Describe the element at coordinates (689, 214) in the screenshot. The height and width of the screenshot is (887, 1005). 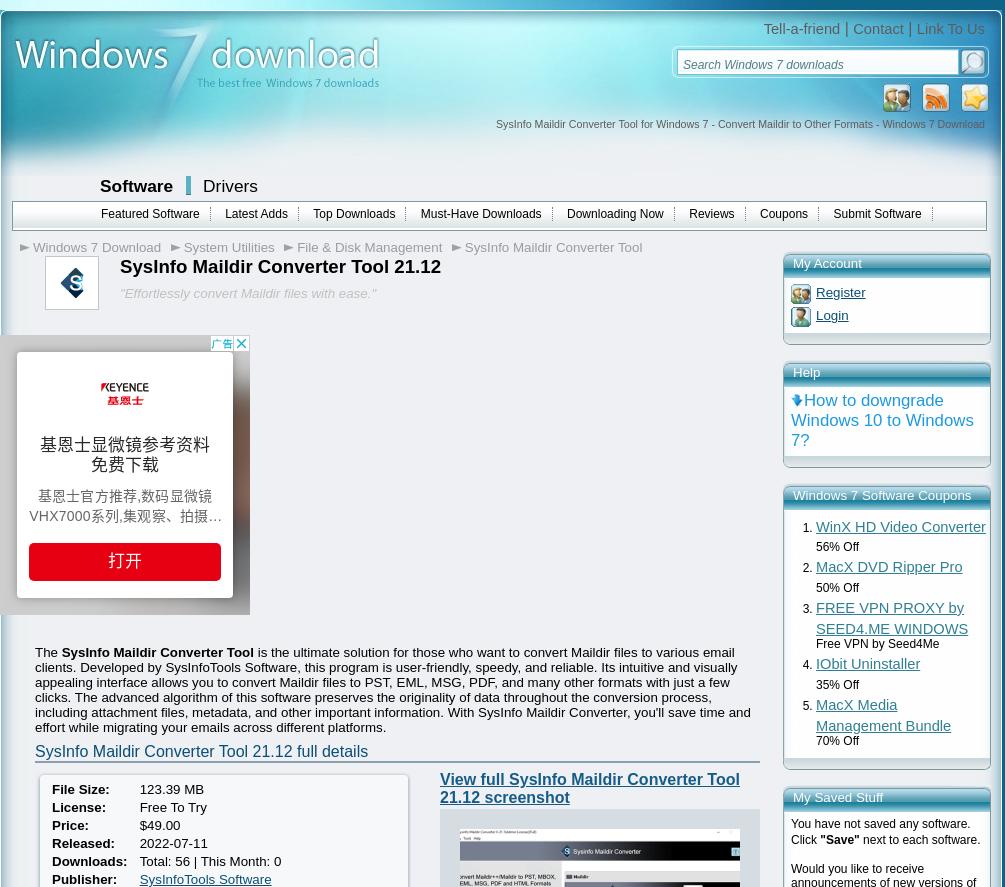
I see `'Reviews'` at that location.